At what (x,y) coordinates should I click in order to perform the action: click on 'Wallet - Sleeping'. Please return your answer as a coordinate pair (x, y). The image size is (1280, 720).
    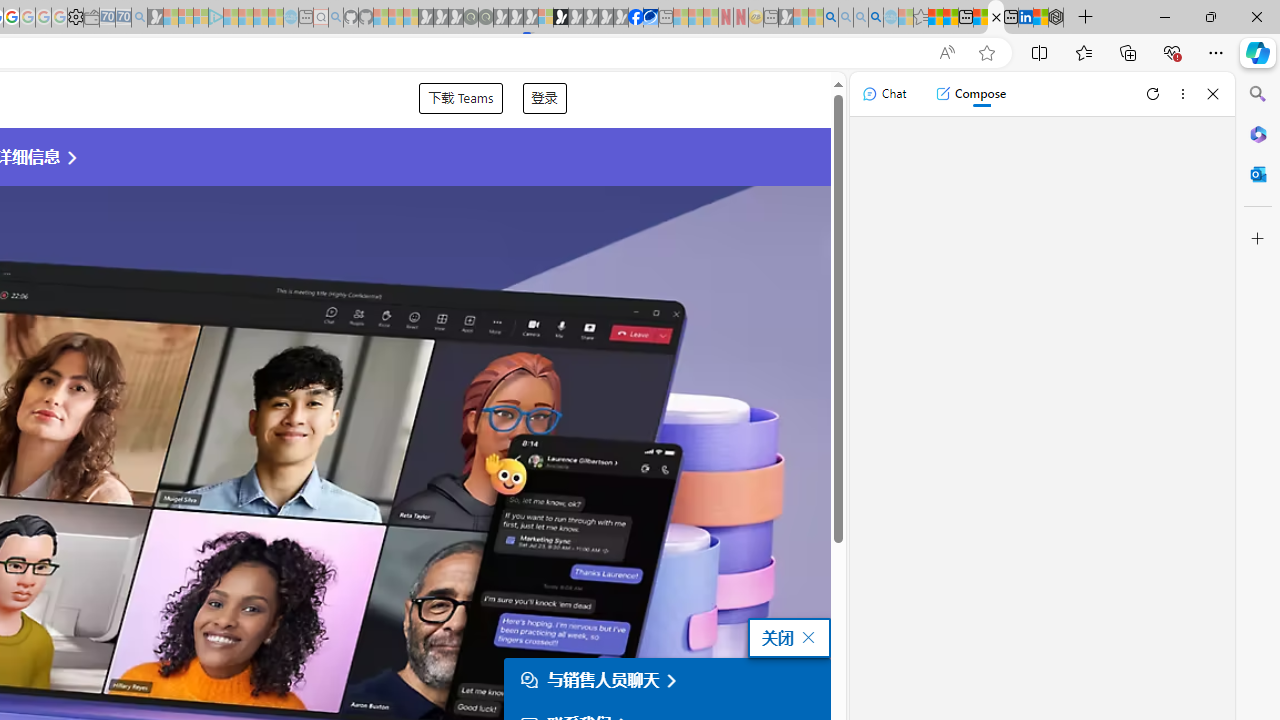
    Looking at the image, I should click on (90, 17).